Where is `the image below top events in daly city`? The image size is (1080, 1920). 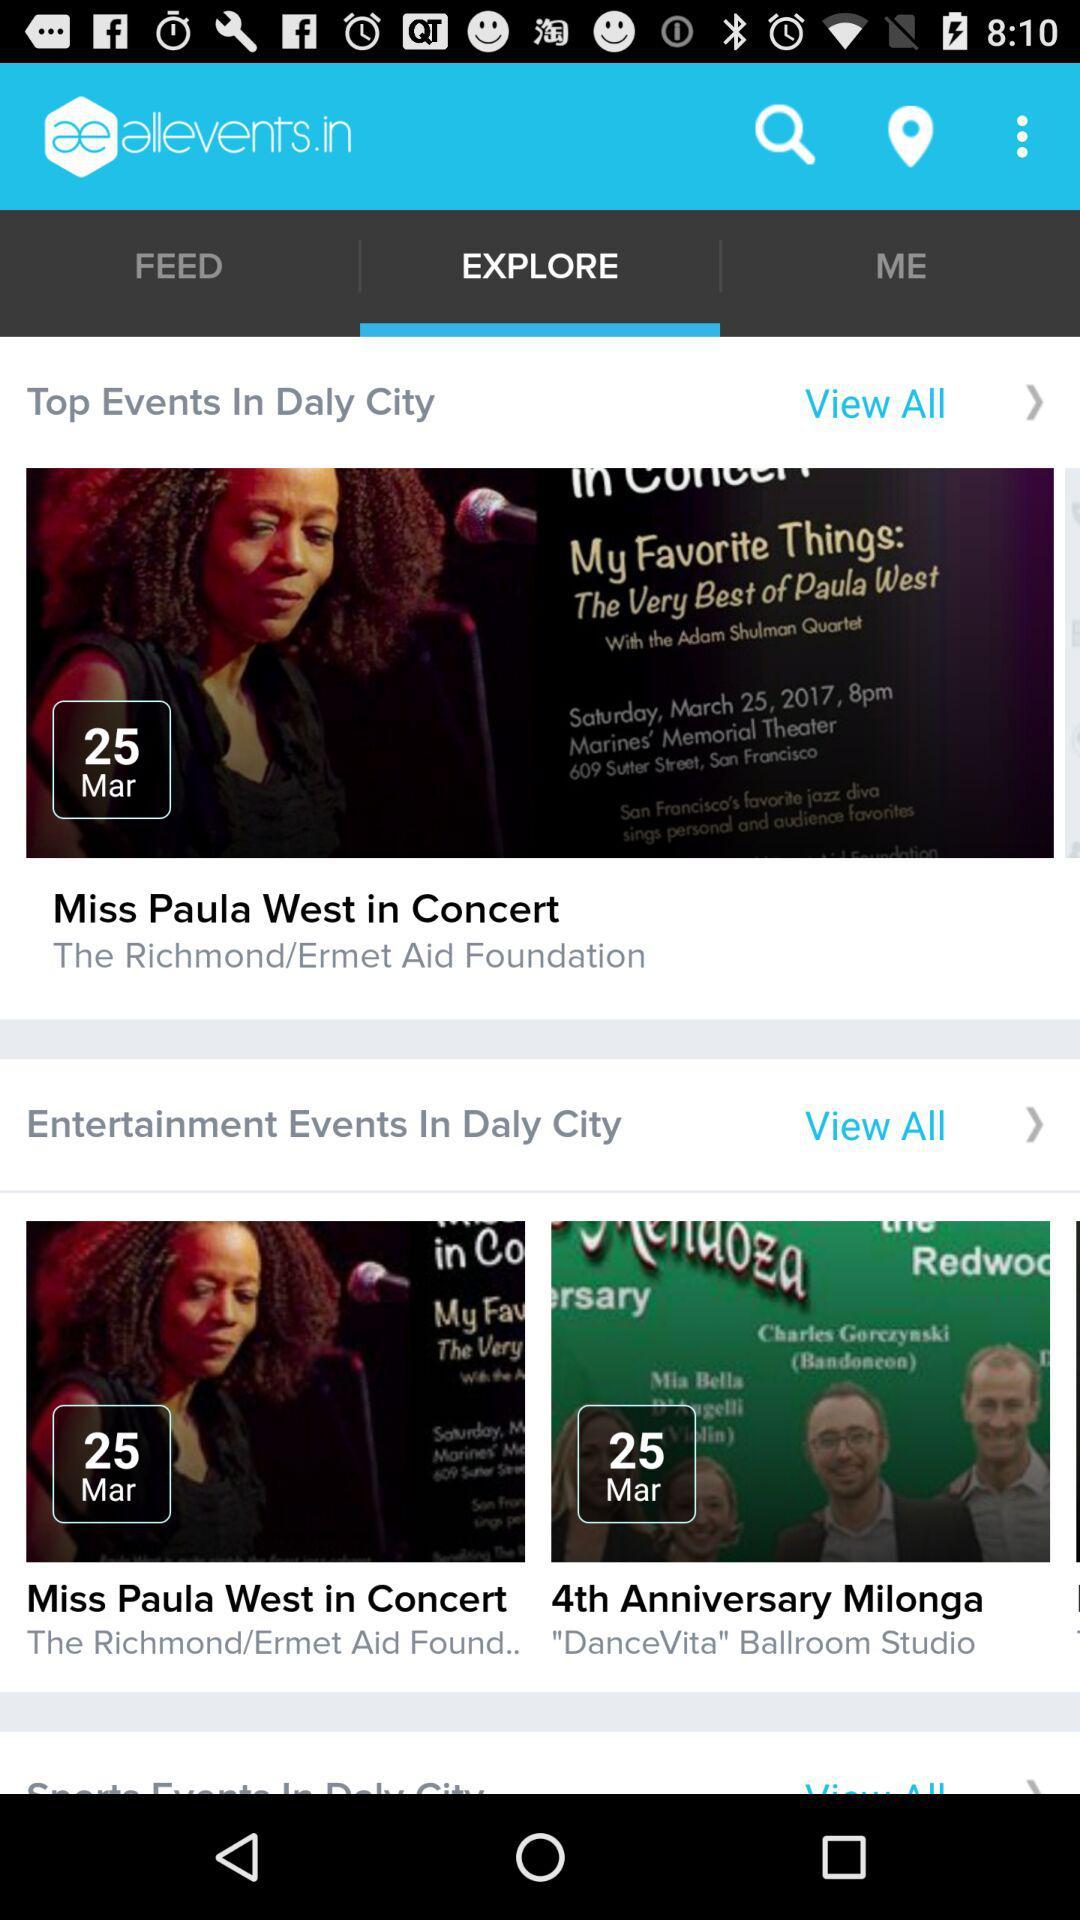 the image below top events in daly city is located at coordinates (540, 662).